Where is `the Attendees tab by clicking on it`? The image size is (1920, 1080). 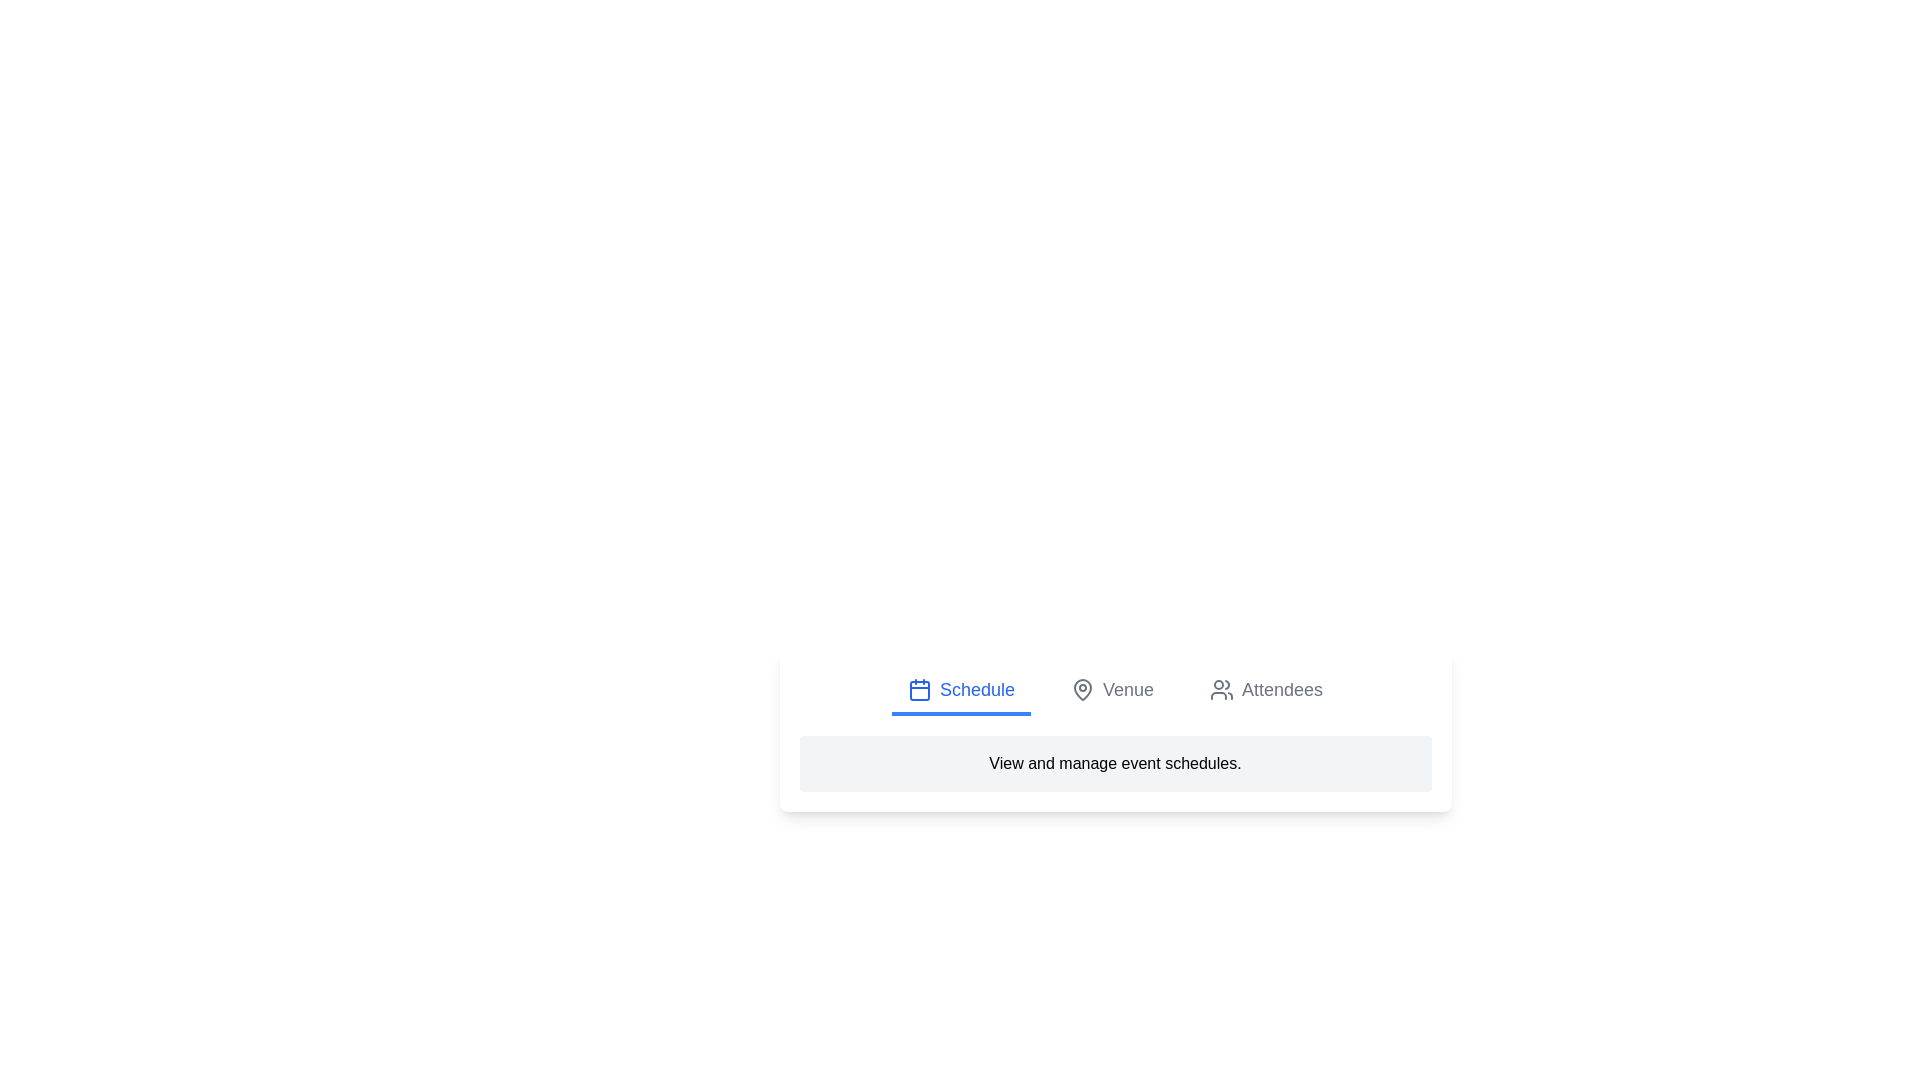 the Attendees tab by clicking on it is located at coordinates (1265, 690).